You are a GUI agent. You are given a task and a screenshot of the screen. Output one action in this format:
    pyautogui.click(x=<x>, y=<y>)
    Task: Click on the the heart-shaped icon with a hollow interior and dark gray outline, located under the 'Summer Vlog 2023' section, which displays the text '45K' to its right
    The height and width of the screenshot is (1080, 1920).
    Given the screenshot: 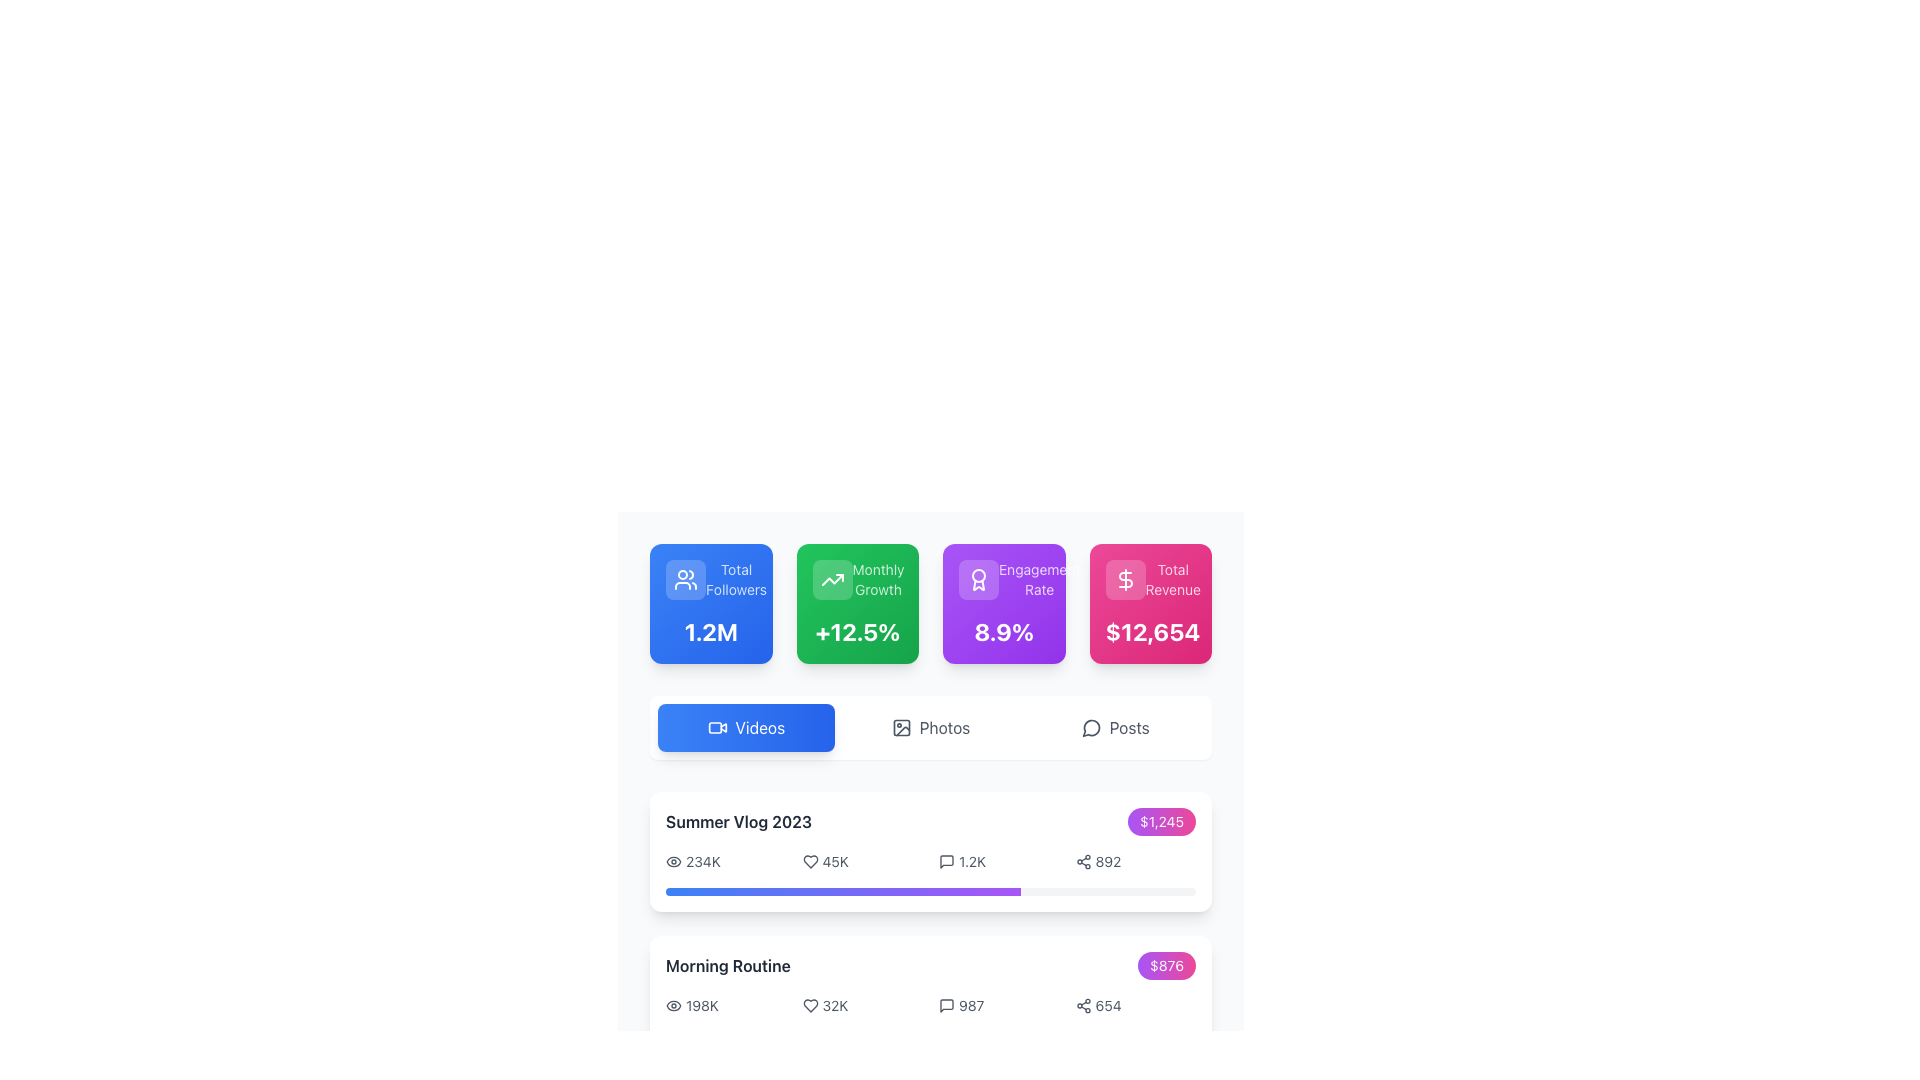 What is the action you would take?
    pyautogui.click(x=810, y=860)
    